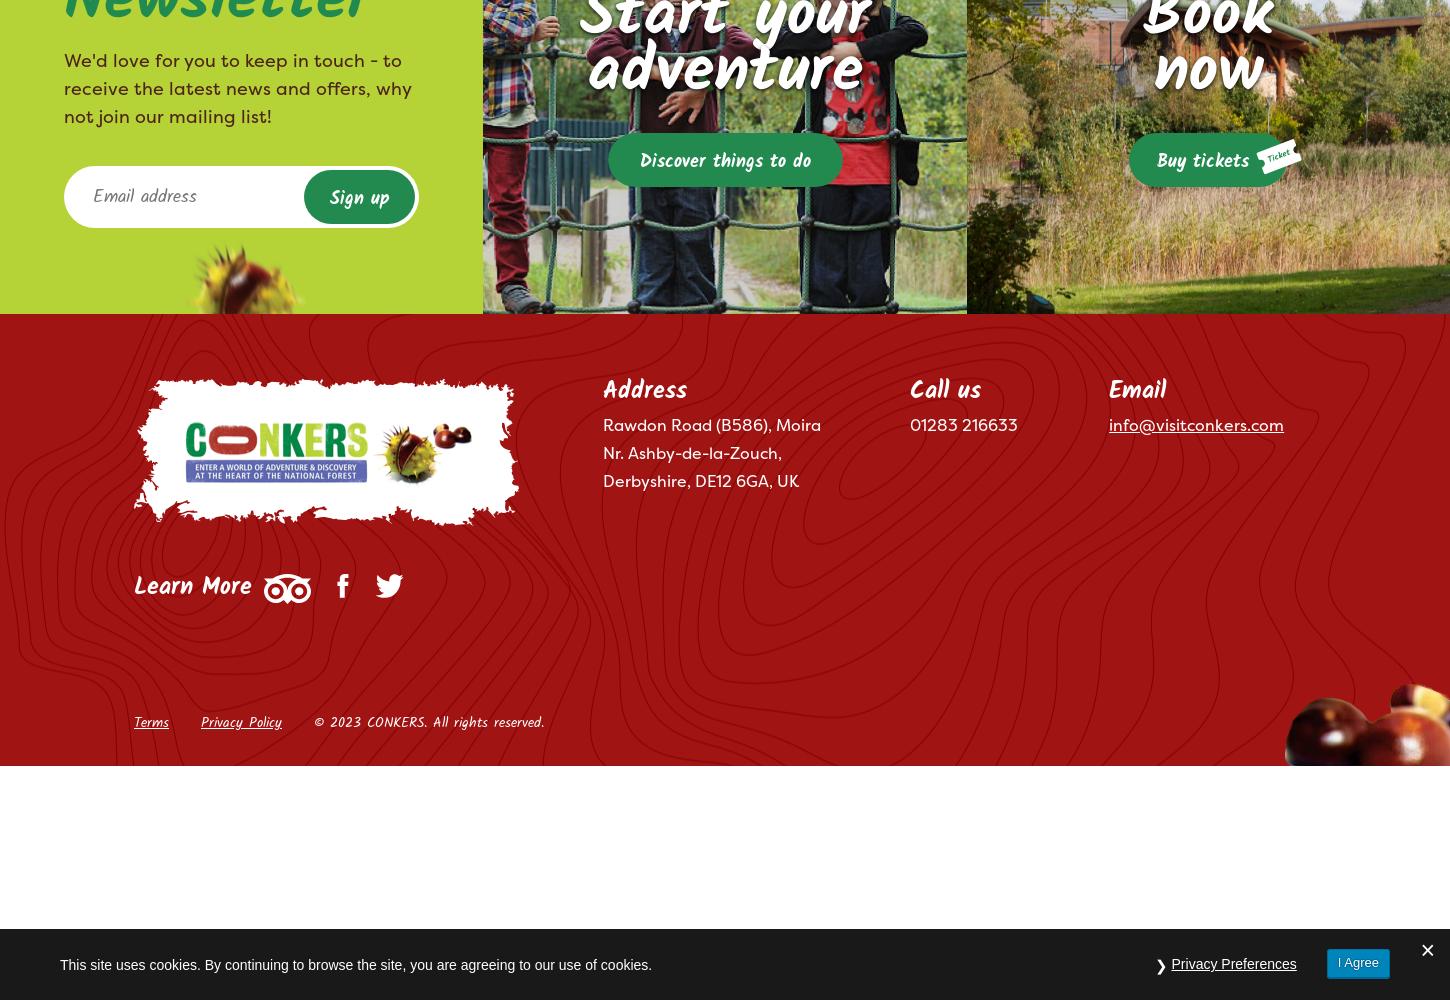  Describe the element at coordinates (723, 161) in the screenshot. I see `'Discover things to do'` at that location.